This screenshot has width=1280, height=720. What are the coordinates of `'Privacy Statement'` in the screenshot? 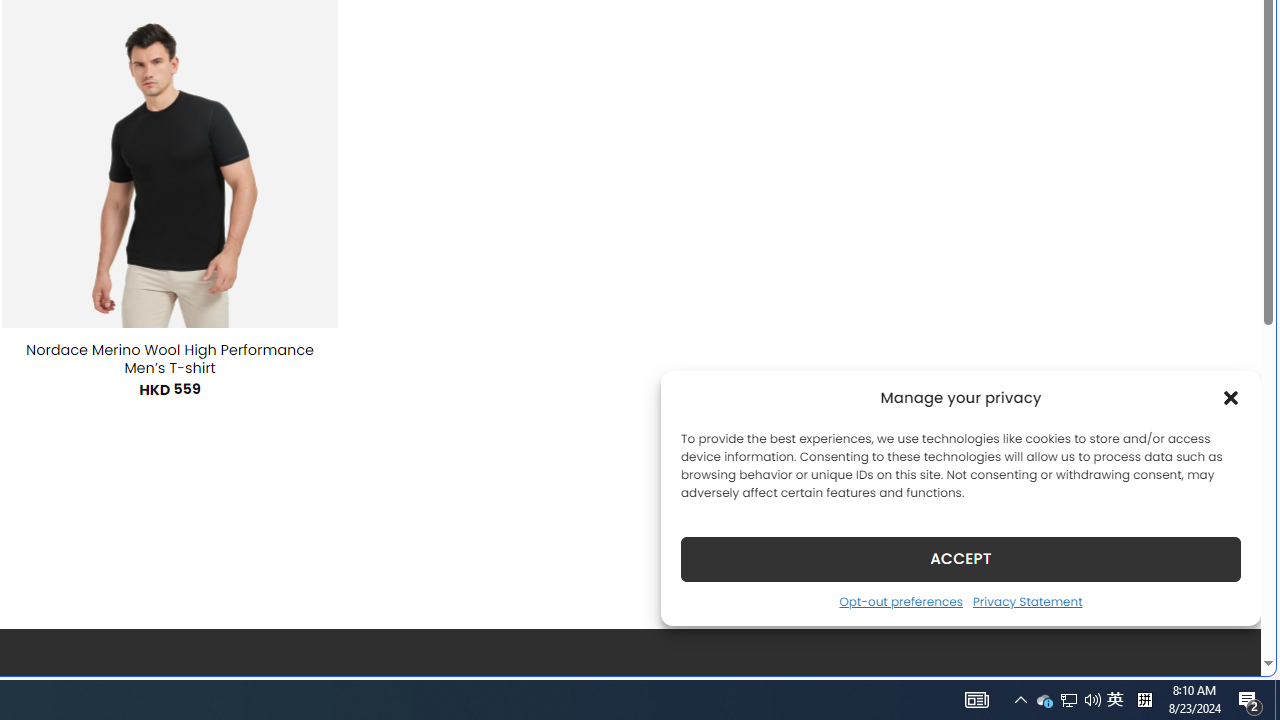 It's located at (1027, 600).